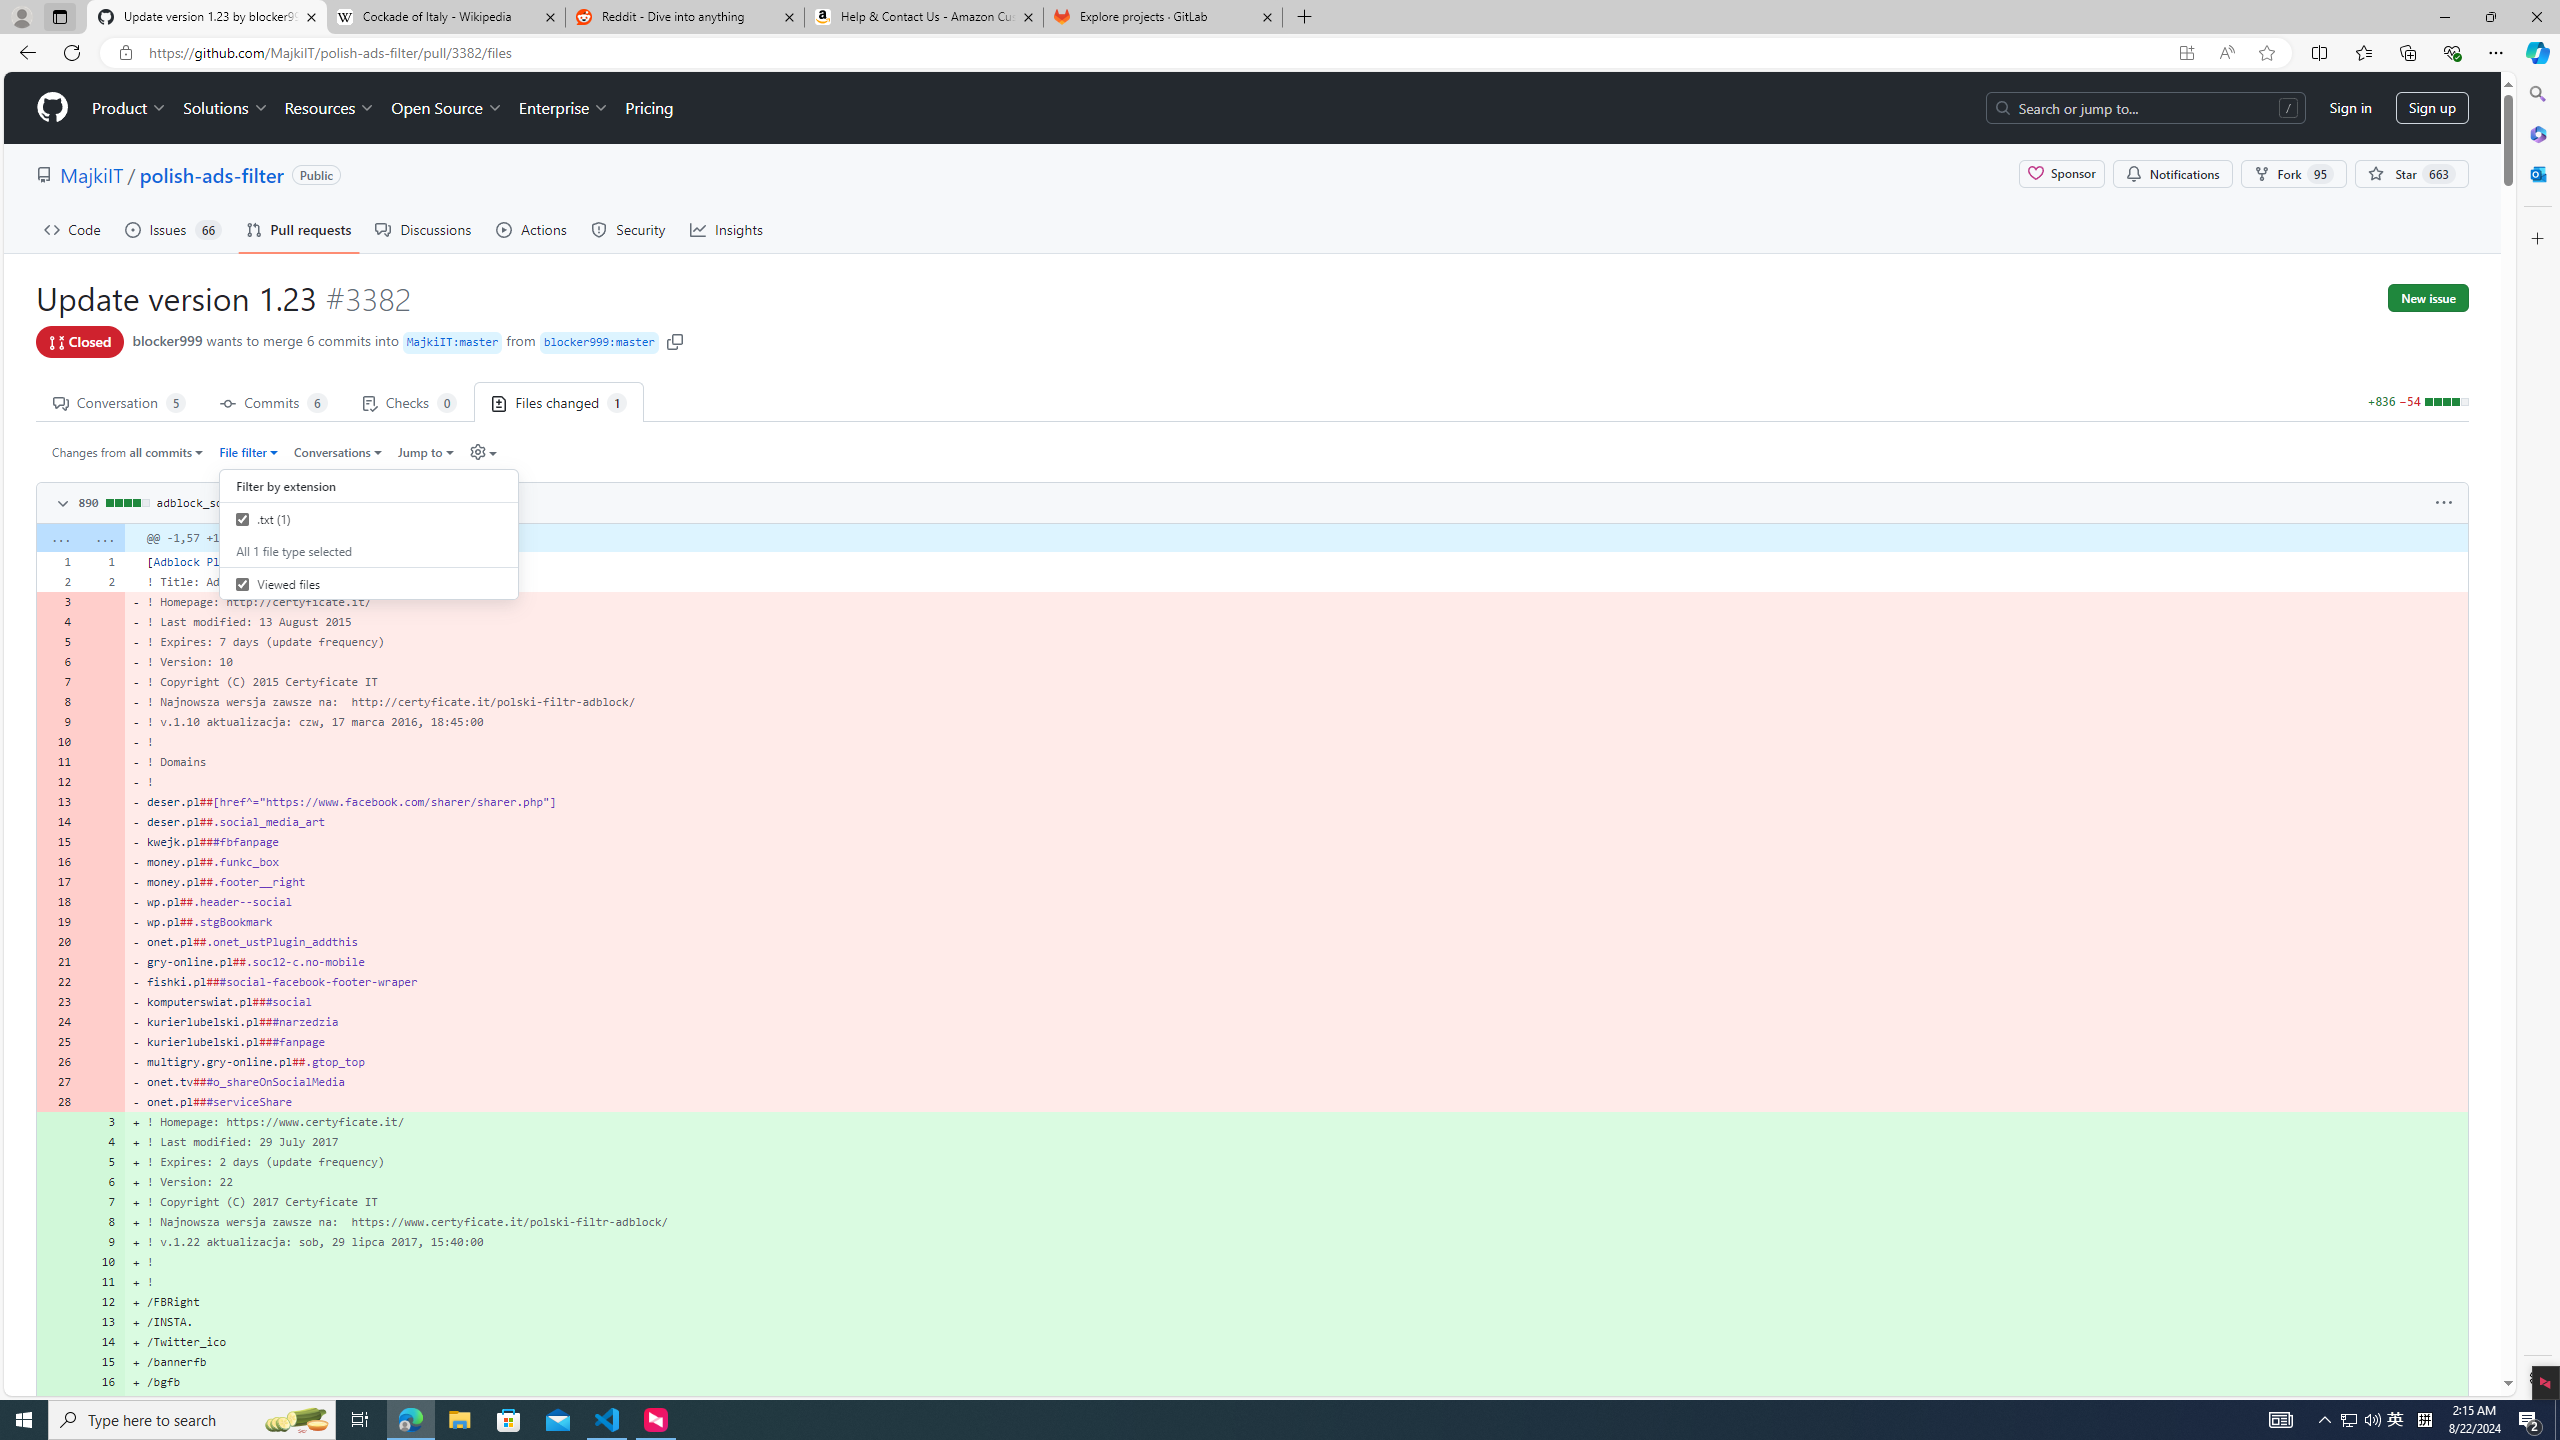  I want to click on 'Show options', so click(2443, 502).